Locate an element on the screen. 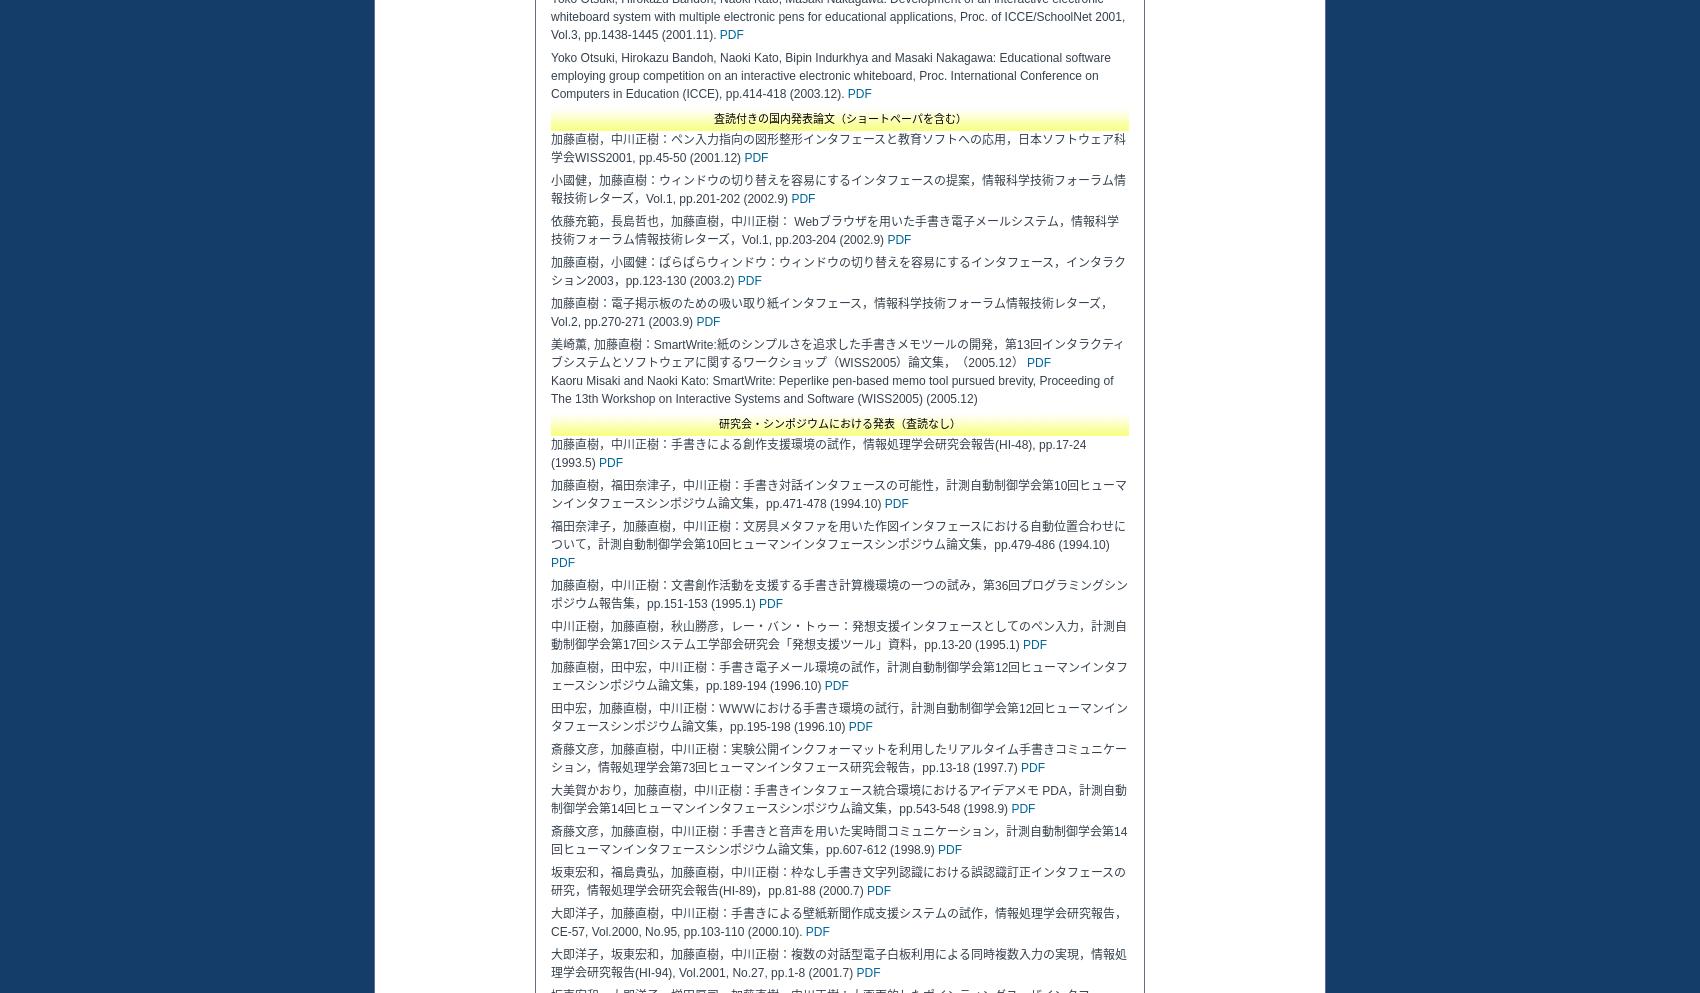  '田中宏，加藤直樹，中川正樹：ＷＷＷにおける手書き環境の試行，計測自動制御学会第12回ヒューマンインタフェースシンポジウム論文集，pp.195-198 (1996.10)' is located at coordinates (838, 717).